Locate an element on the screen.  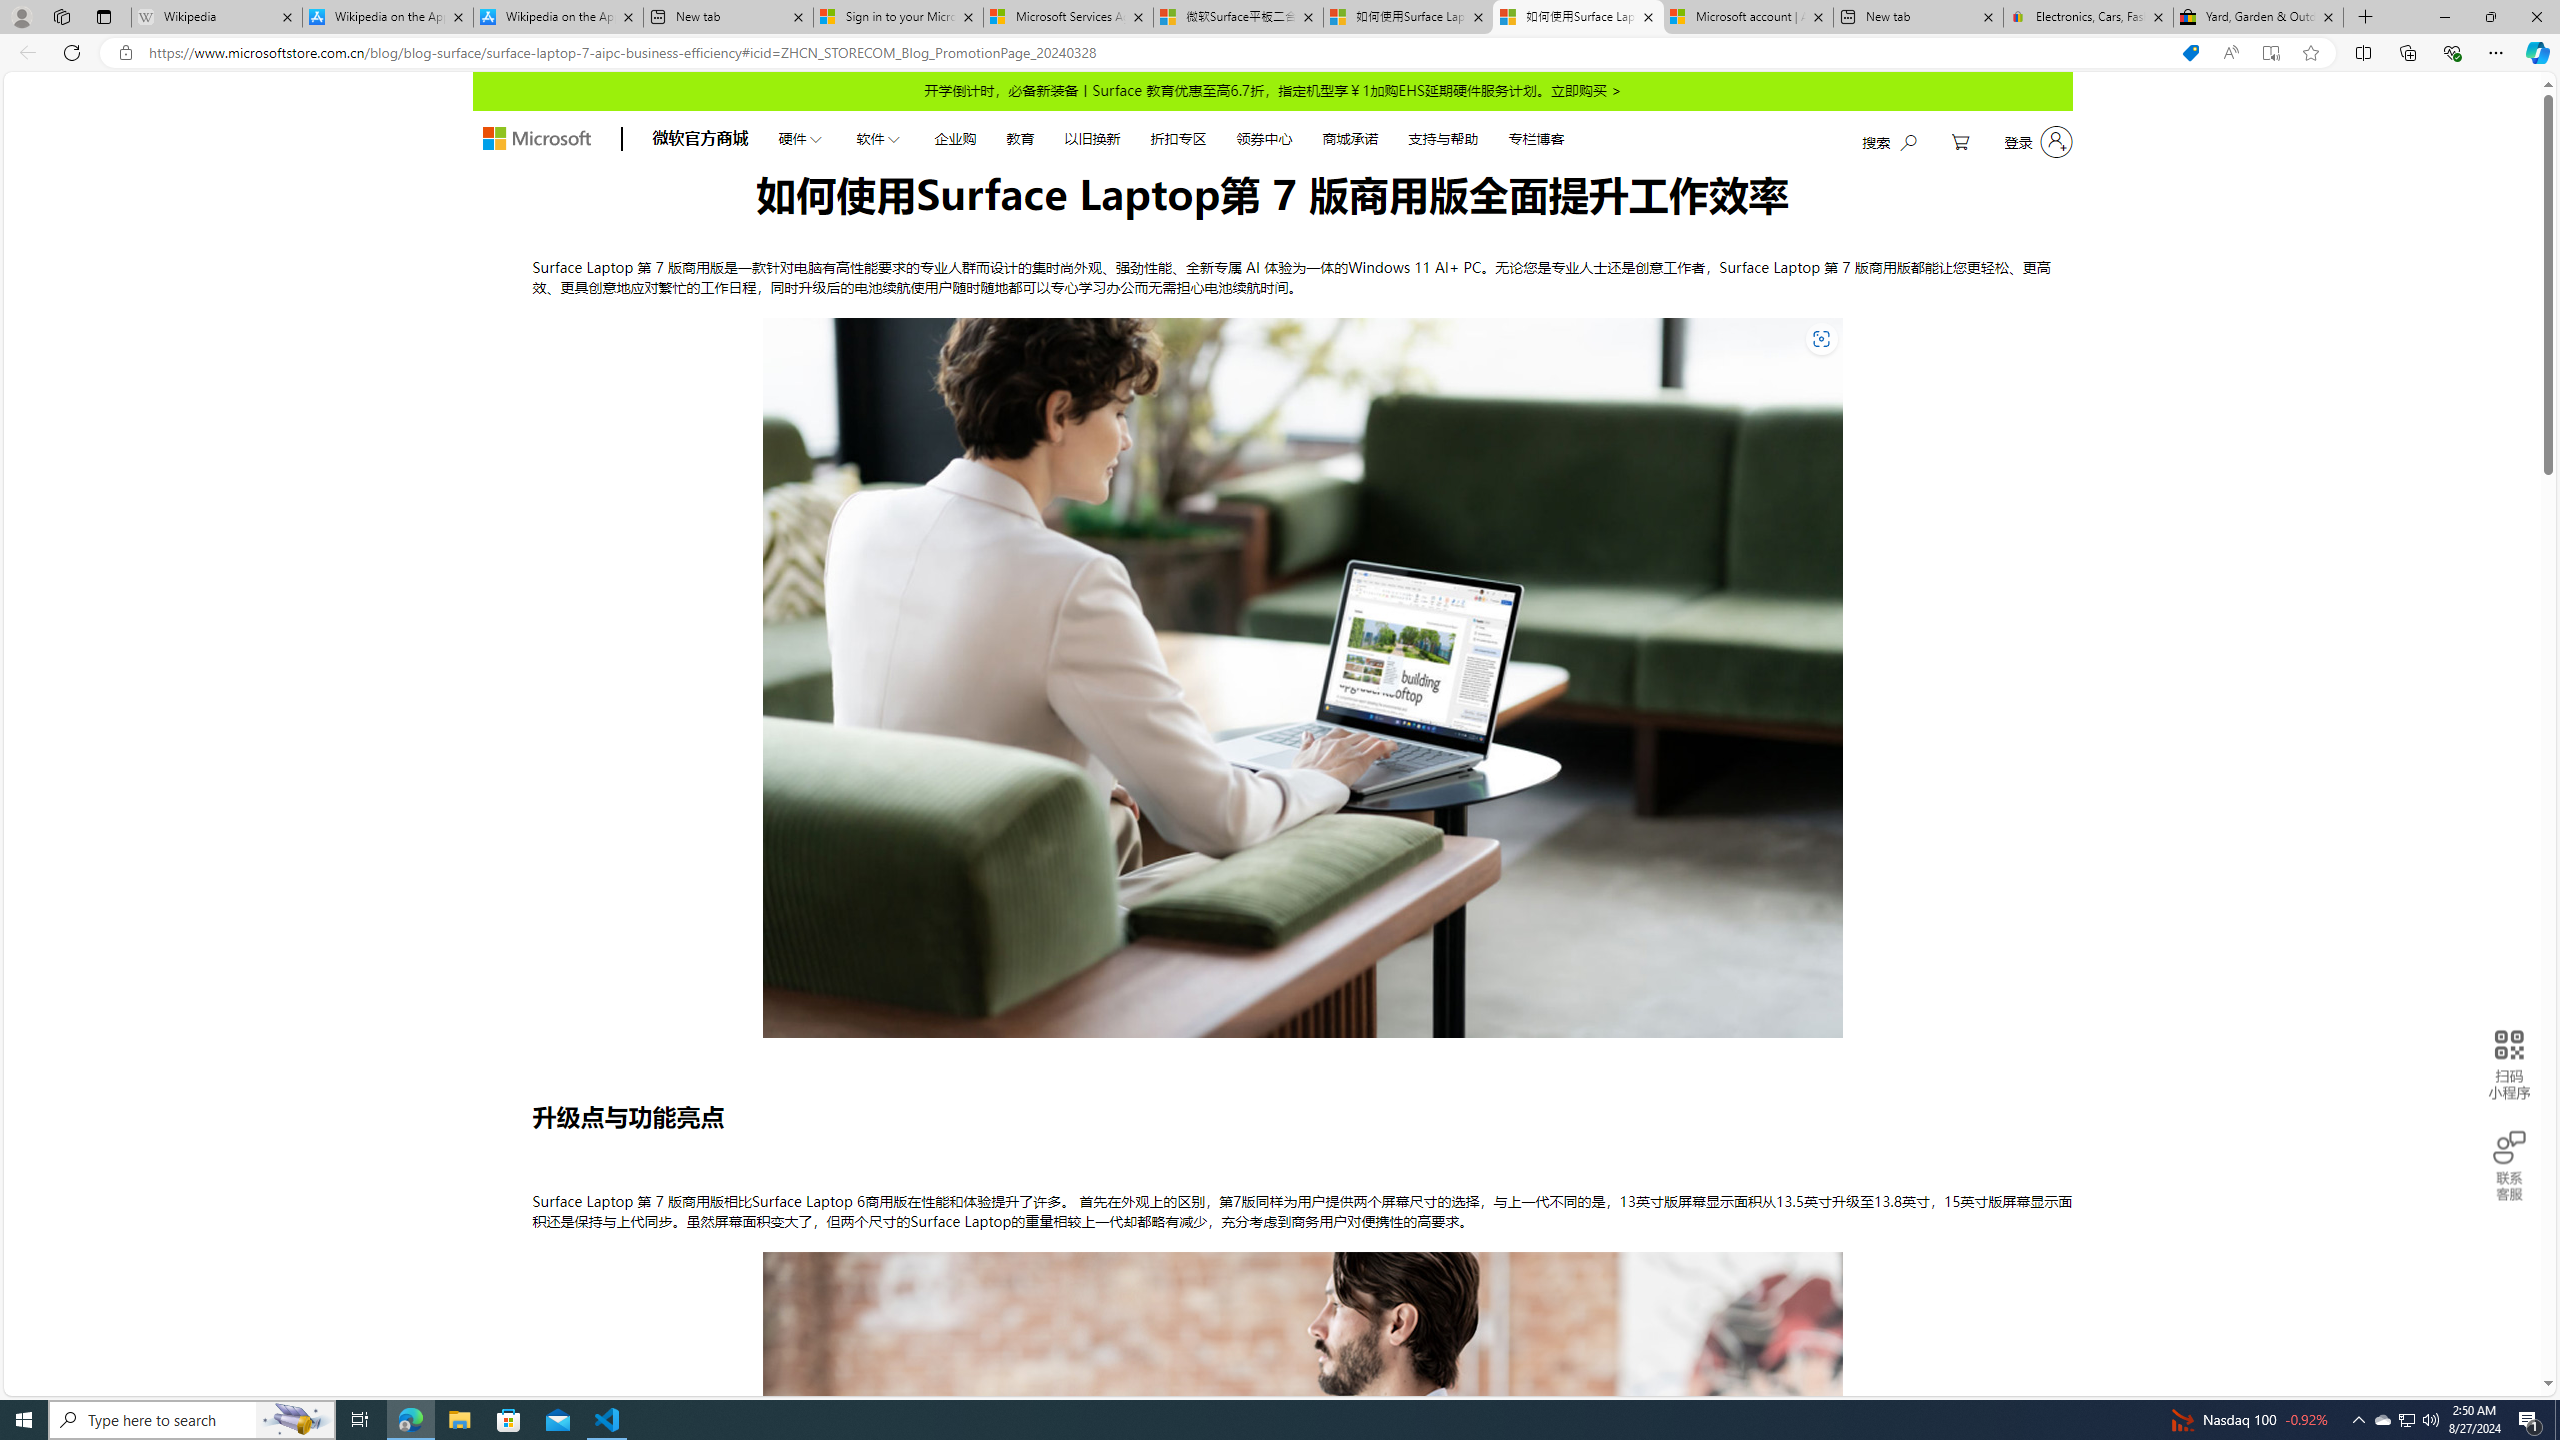
'Yard, Garden & Outdoor Living' is located at coordinates (2258, 16).